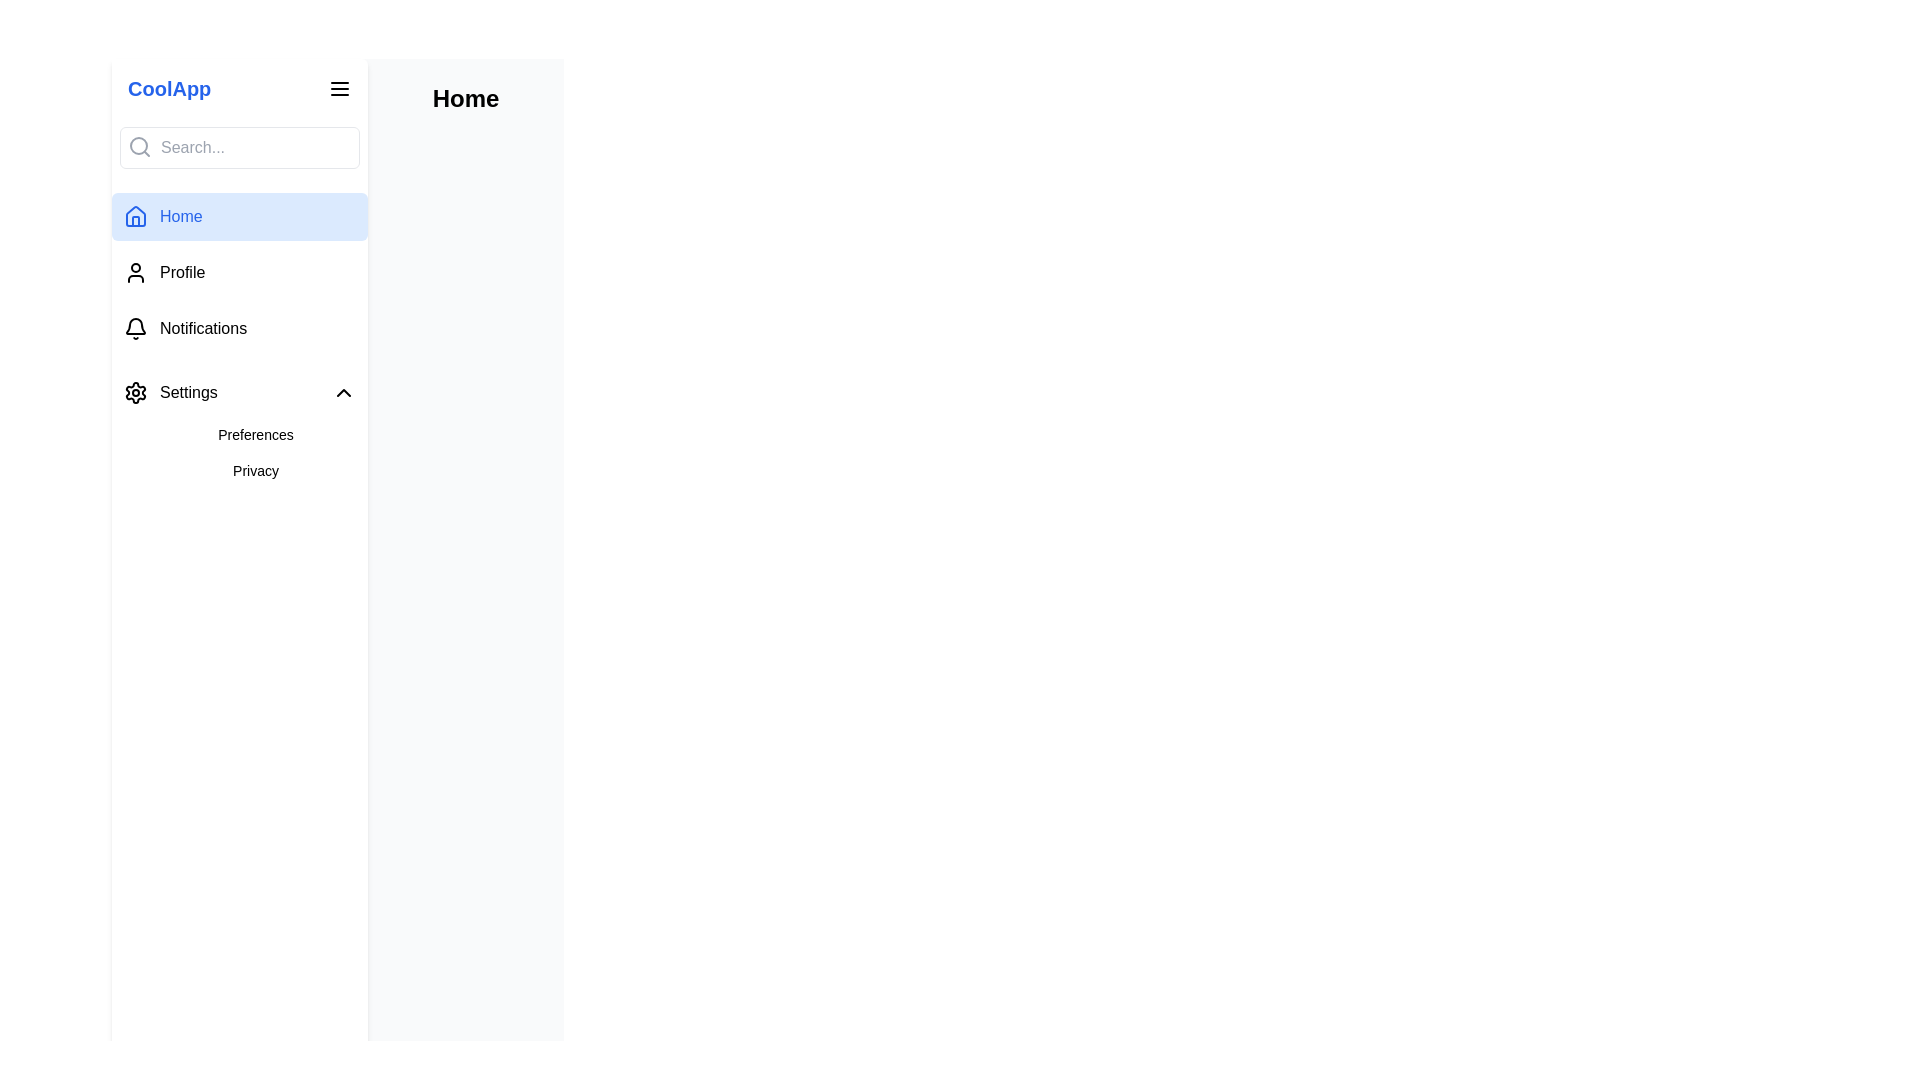  I want to click on the user silhouette icon, so click(134, 273).